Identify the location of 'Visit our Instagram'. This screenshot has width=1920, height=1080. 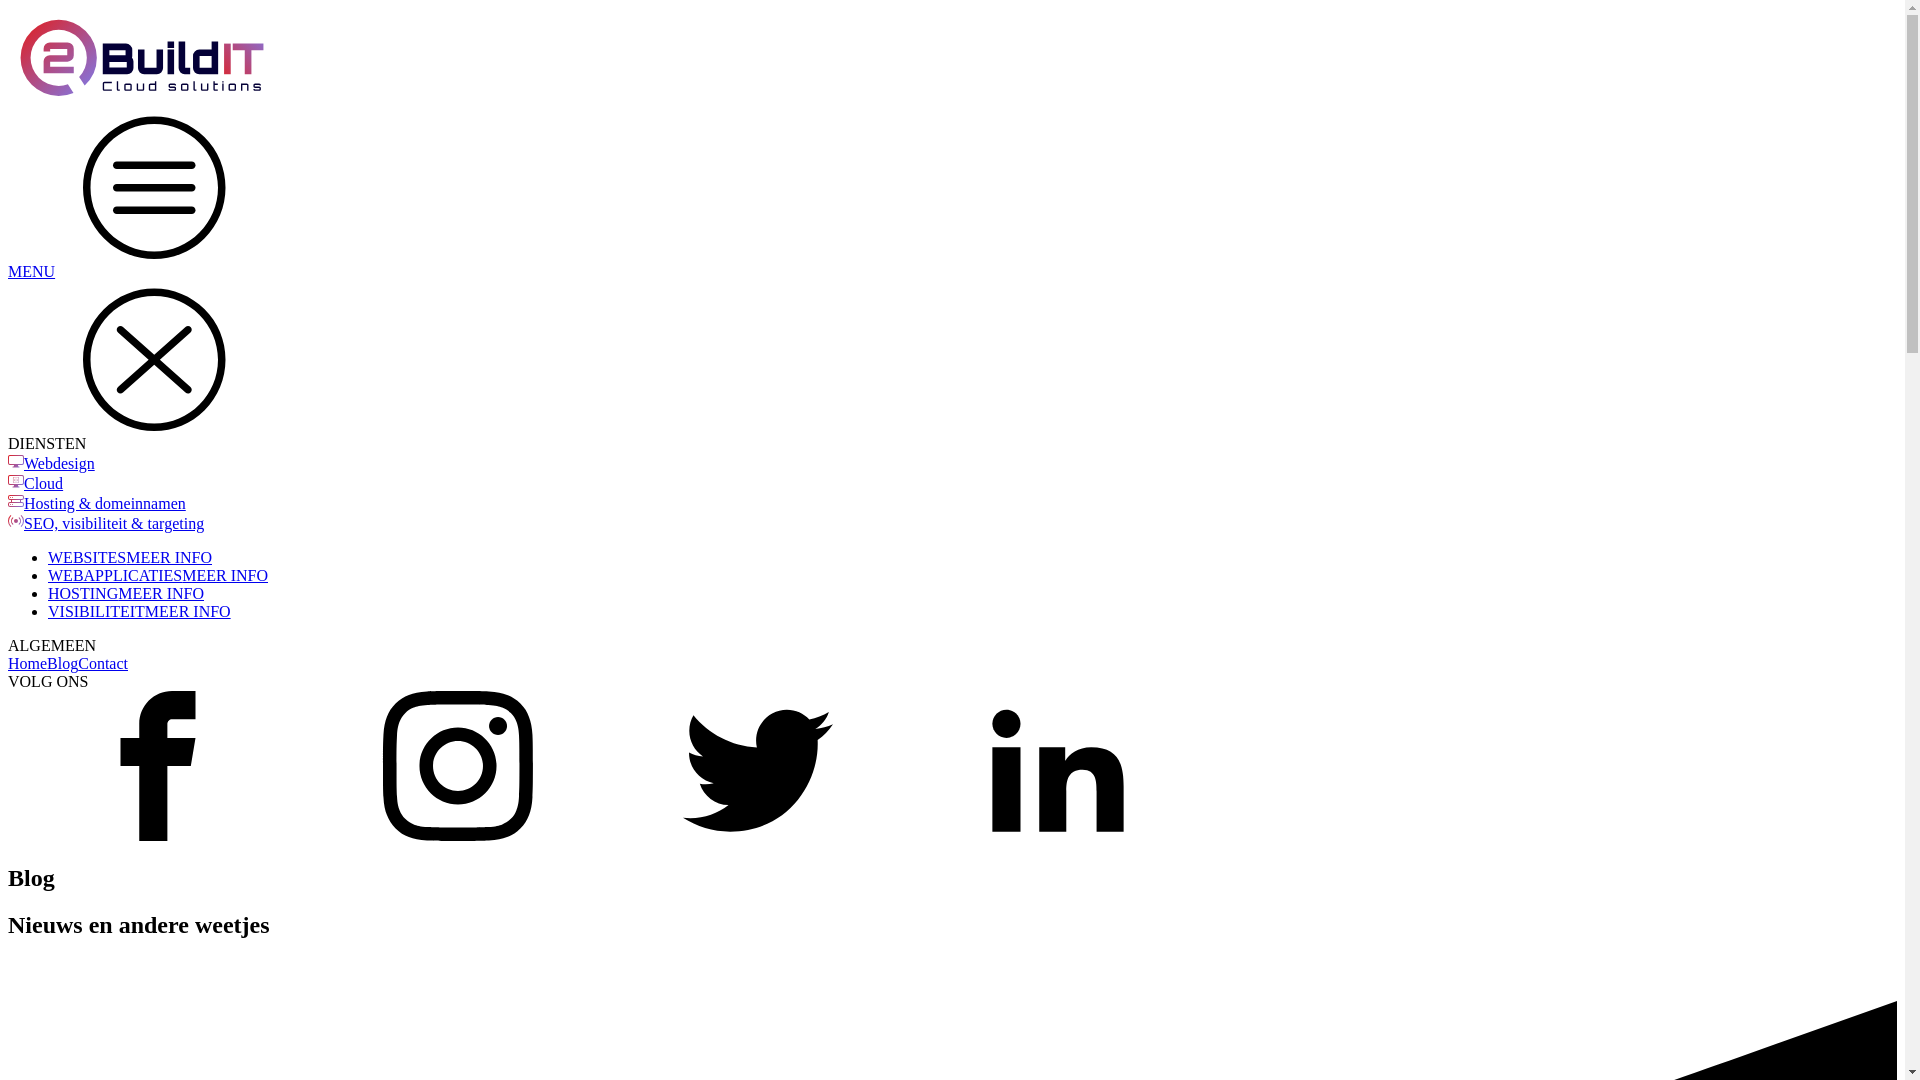
(306, 835).